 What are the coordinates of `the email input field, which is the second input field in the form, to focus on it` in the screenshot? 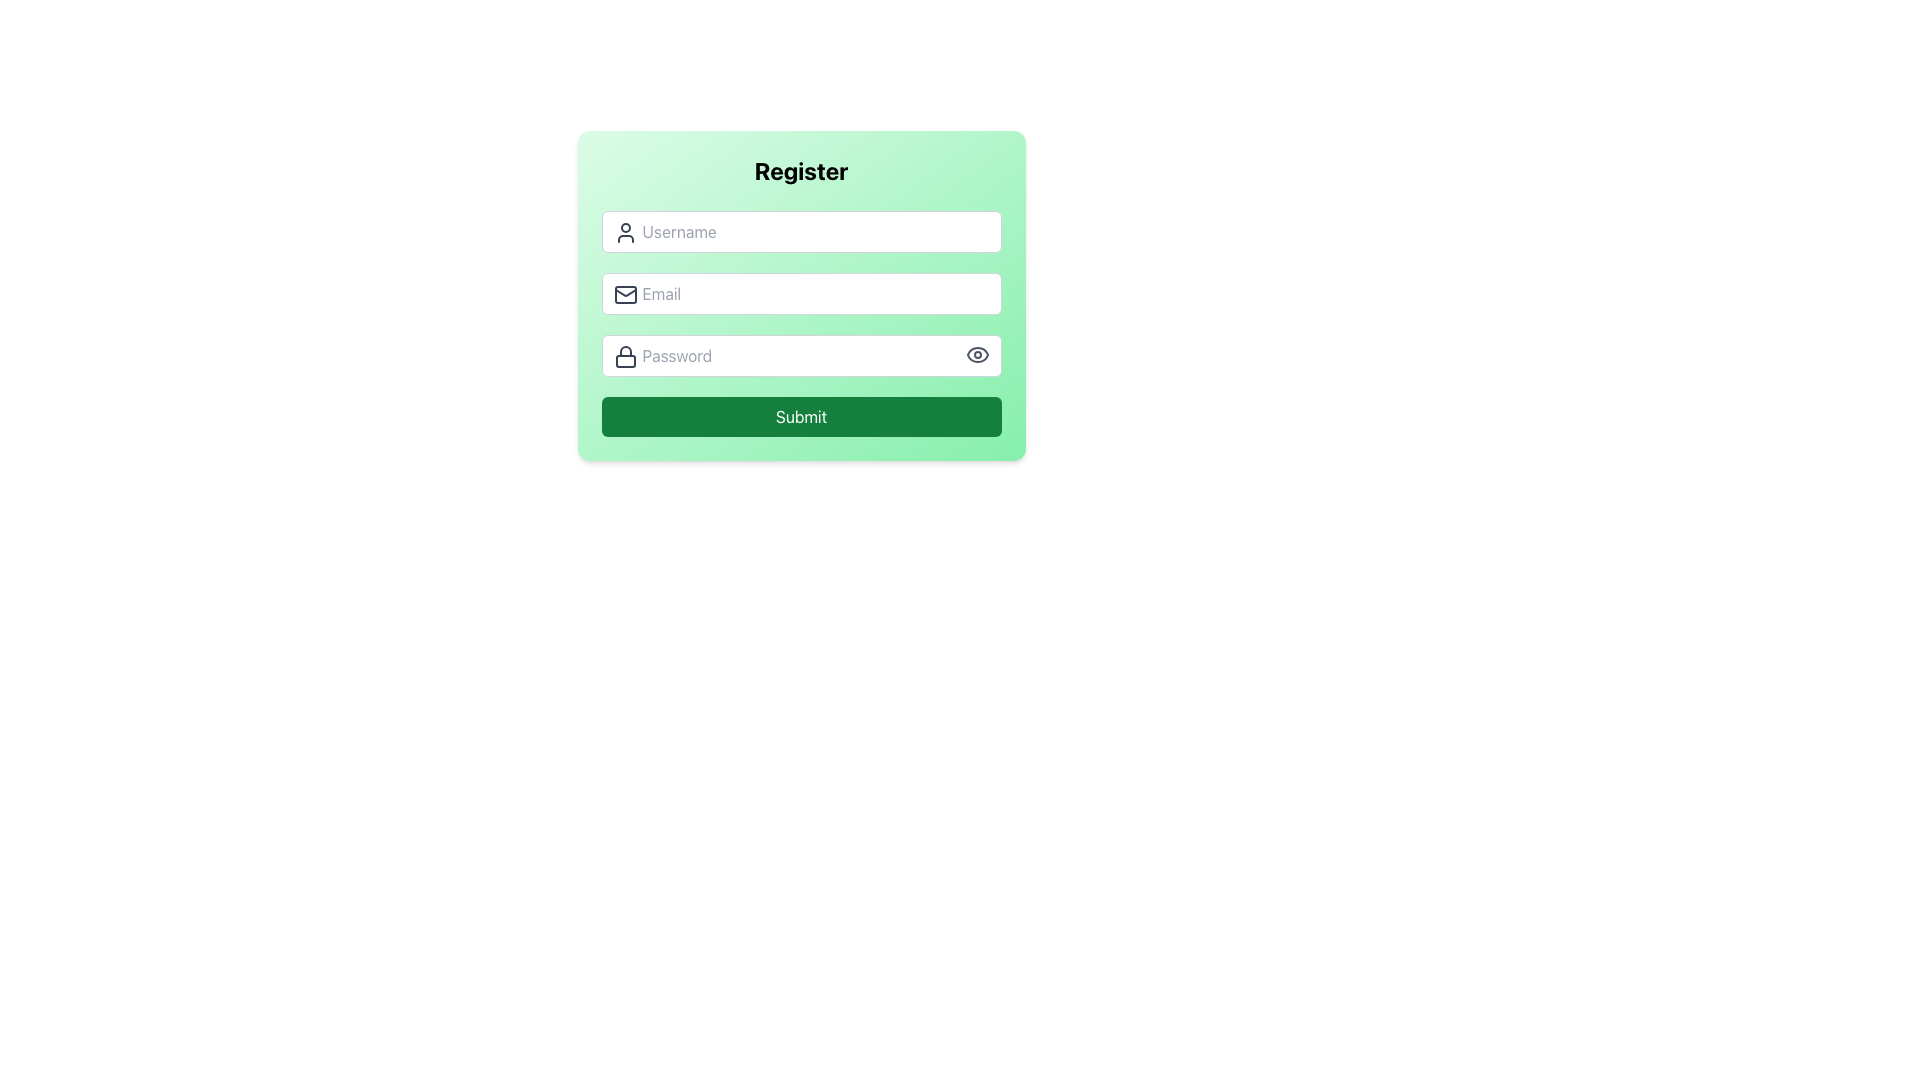 It's located at (801, 293).